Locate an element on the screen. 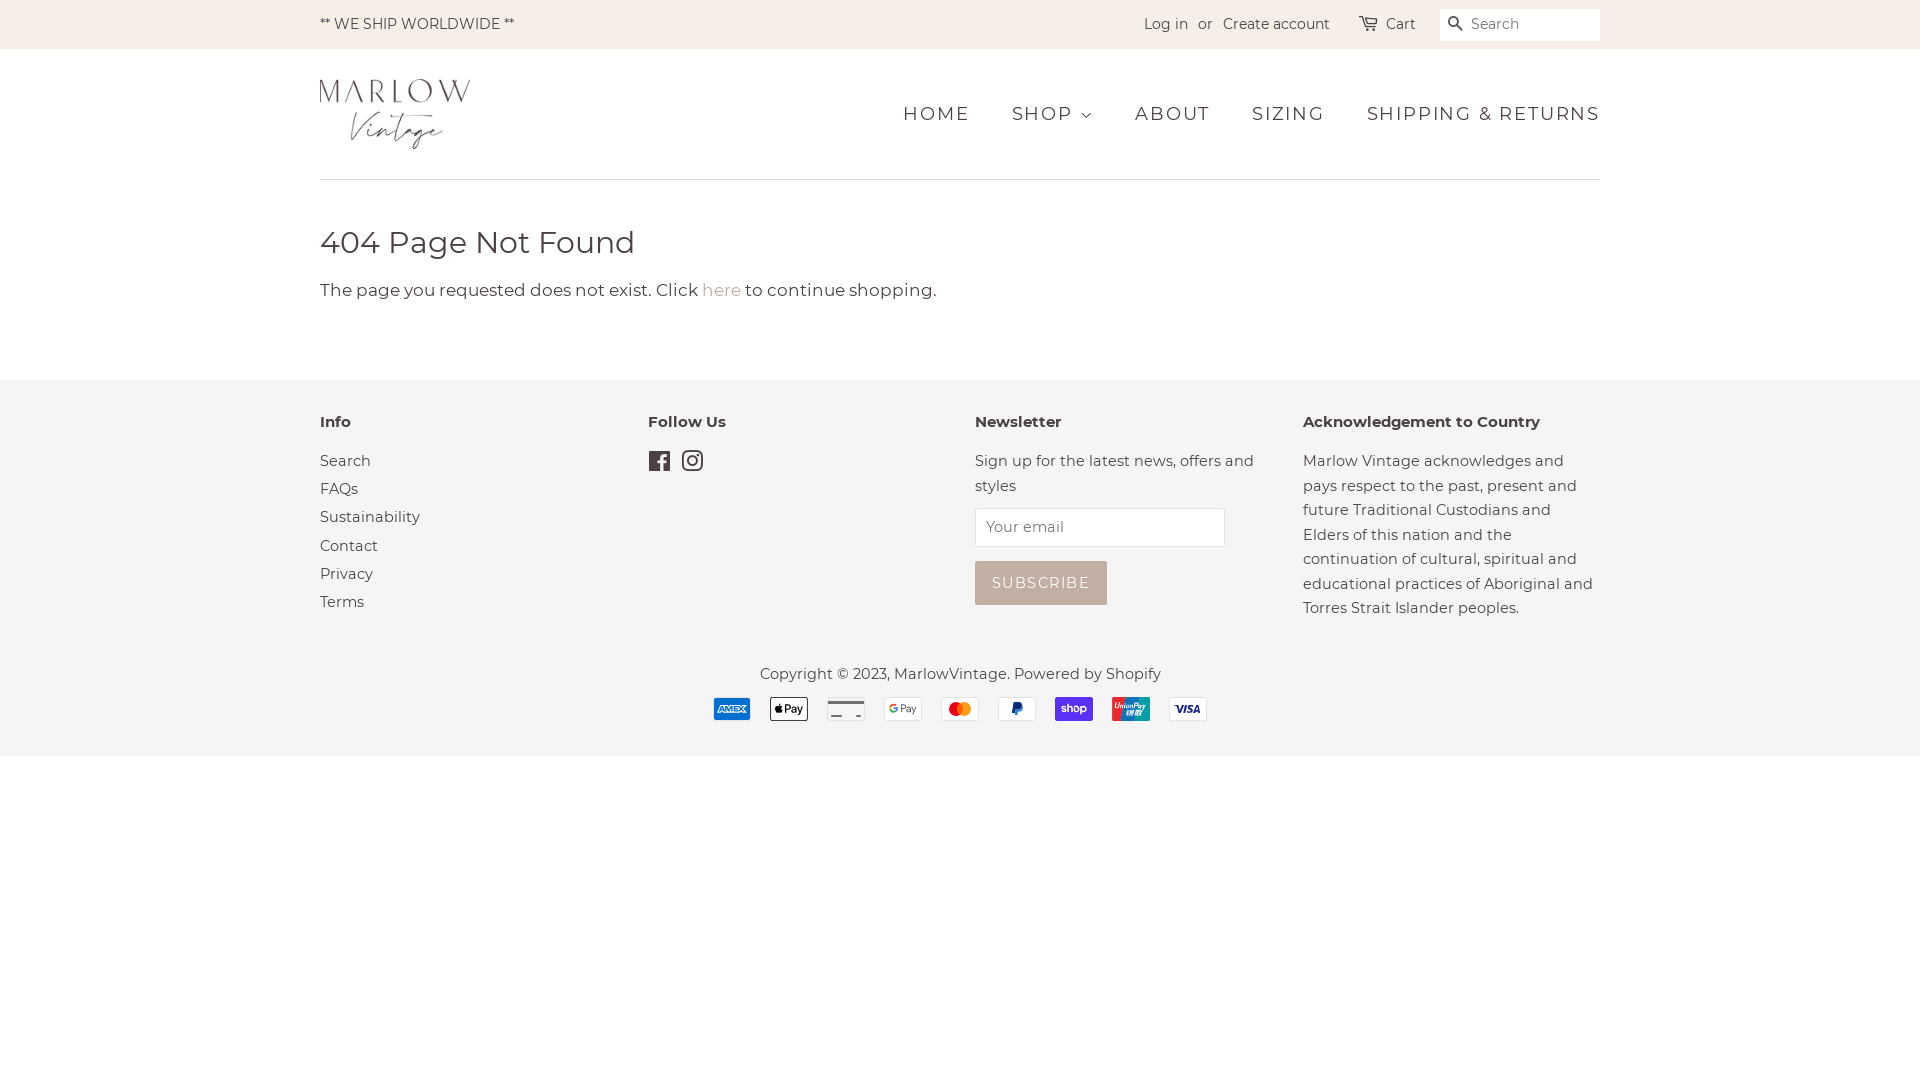 This screenshot has width=1920, height=1080. 'SHIPPING & RETURNS' is located at coordinates (1352, 114).